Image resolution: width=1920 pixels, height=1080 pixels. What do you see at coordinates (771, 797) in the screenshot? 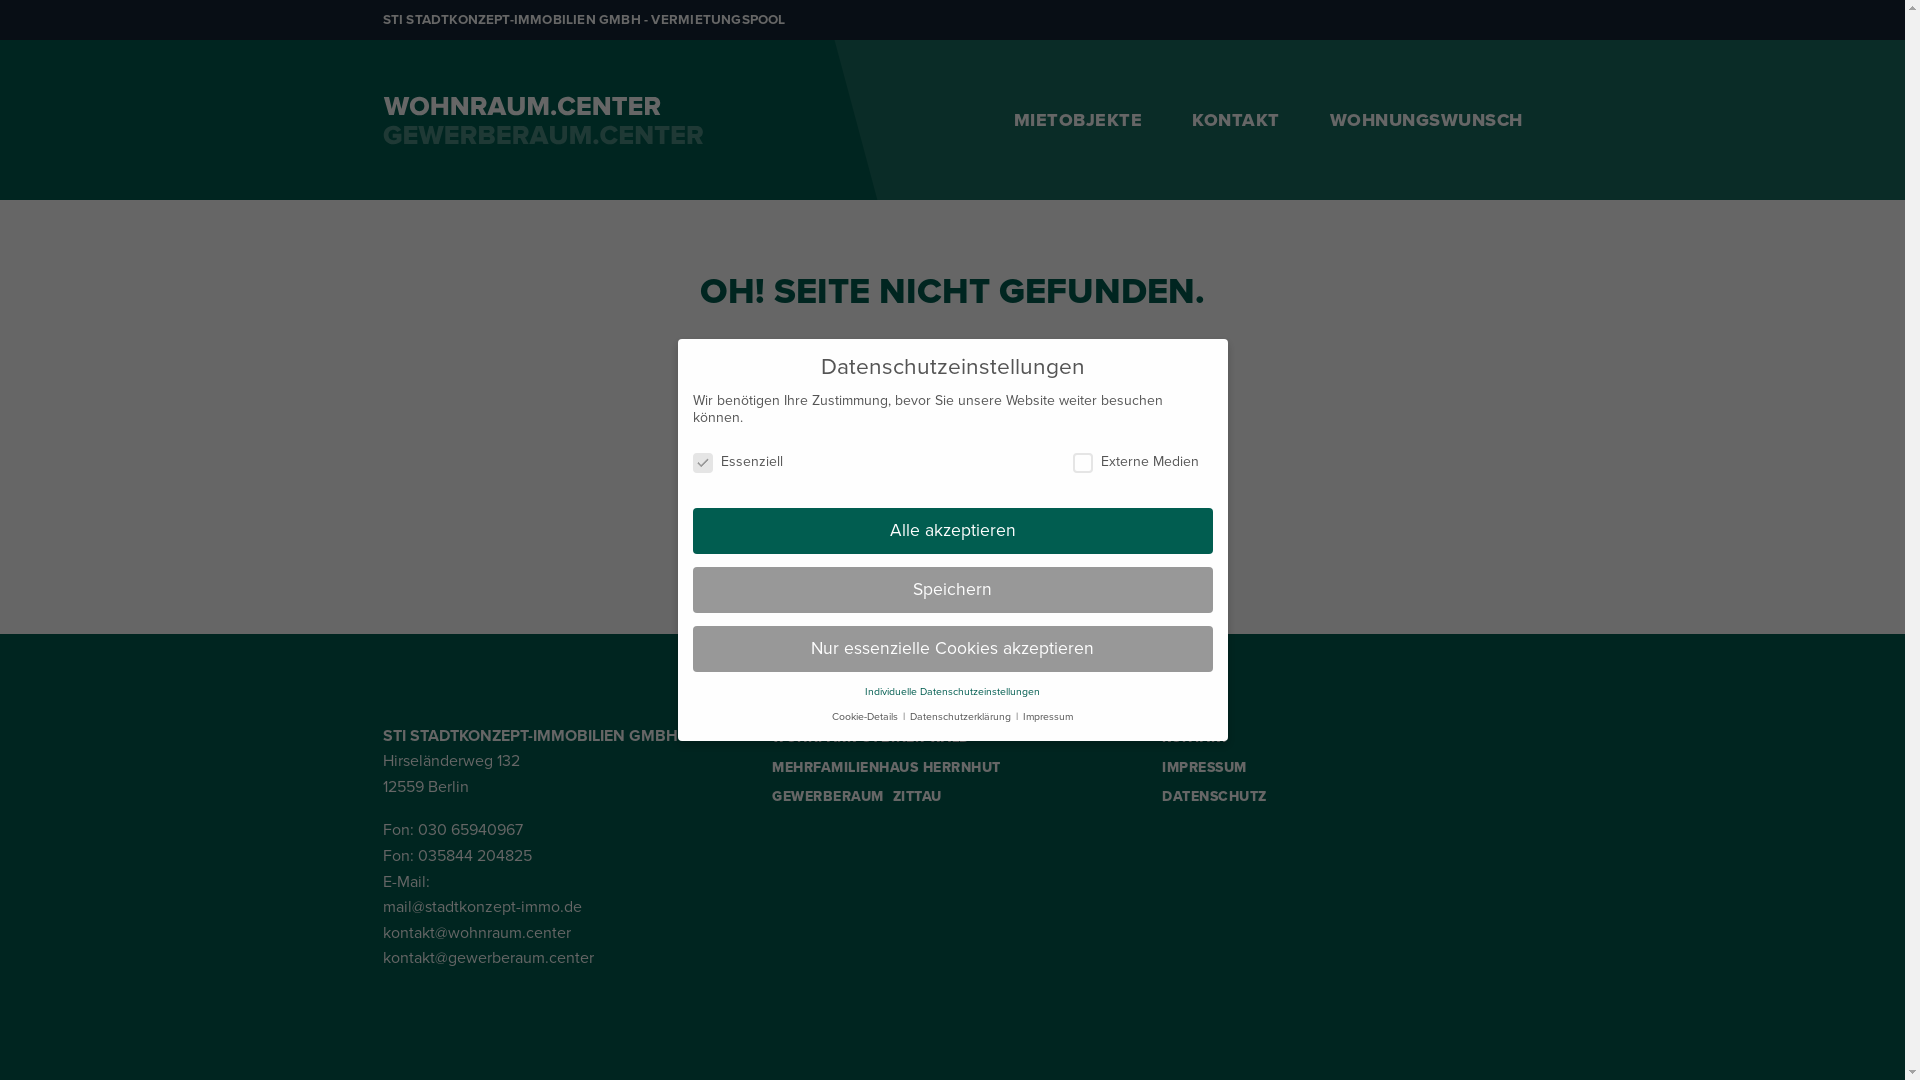
I see `'GEWERBERAUM ZITTAU'` at bounding box center [771, 797].